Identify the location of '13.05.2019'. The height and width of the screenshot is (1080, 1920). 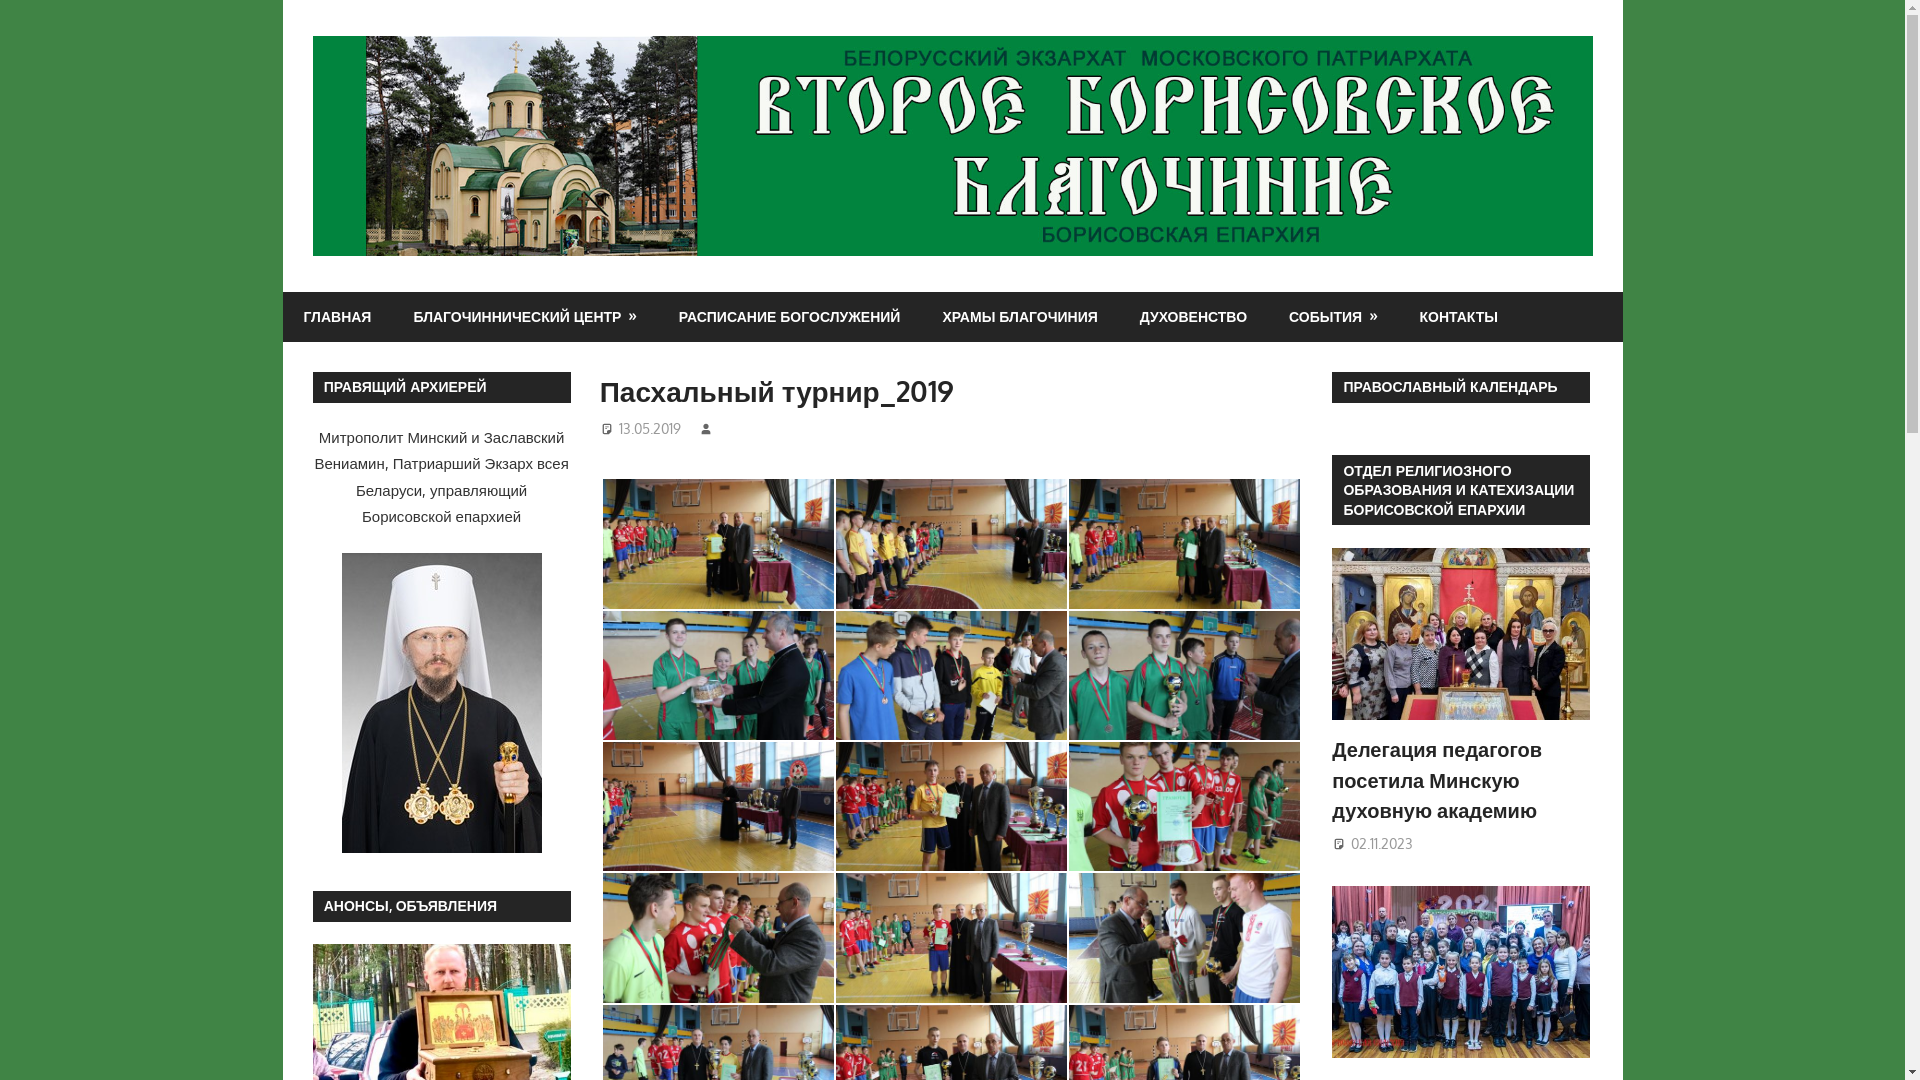
(649, 427).